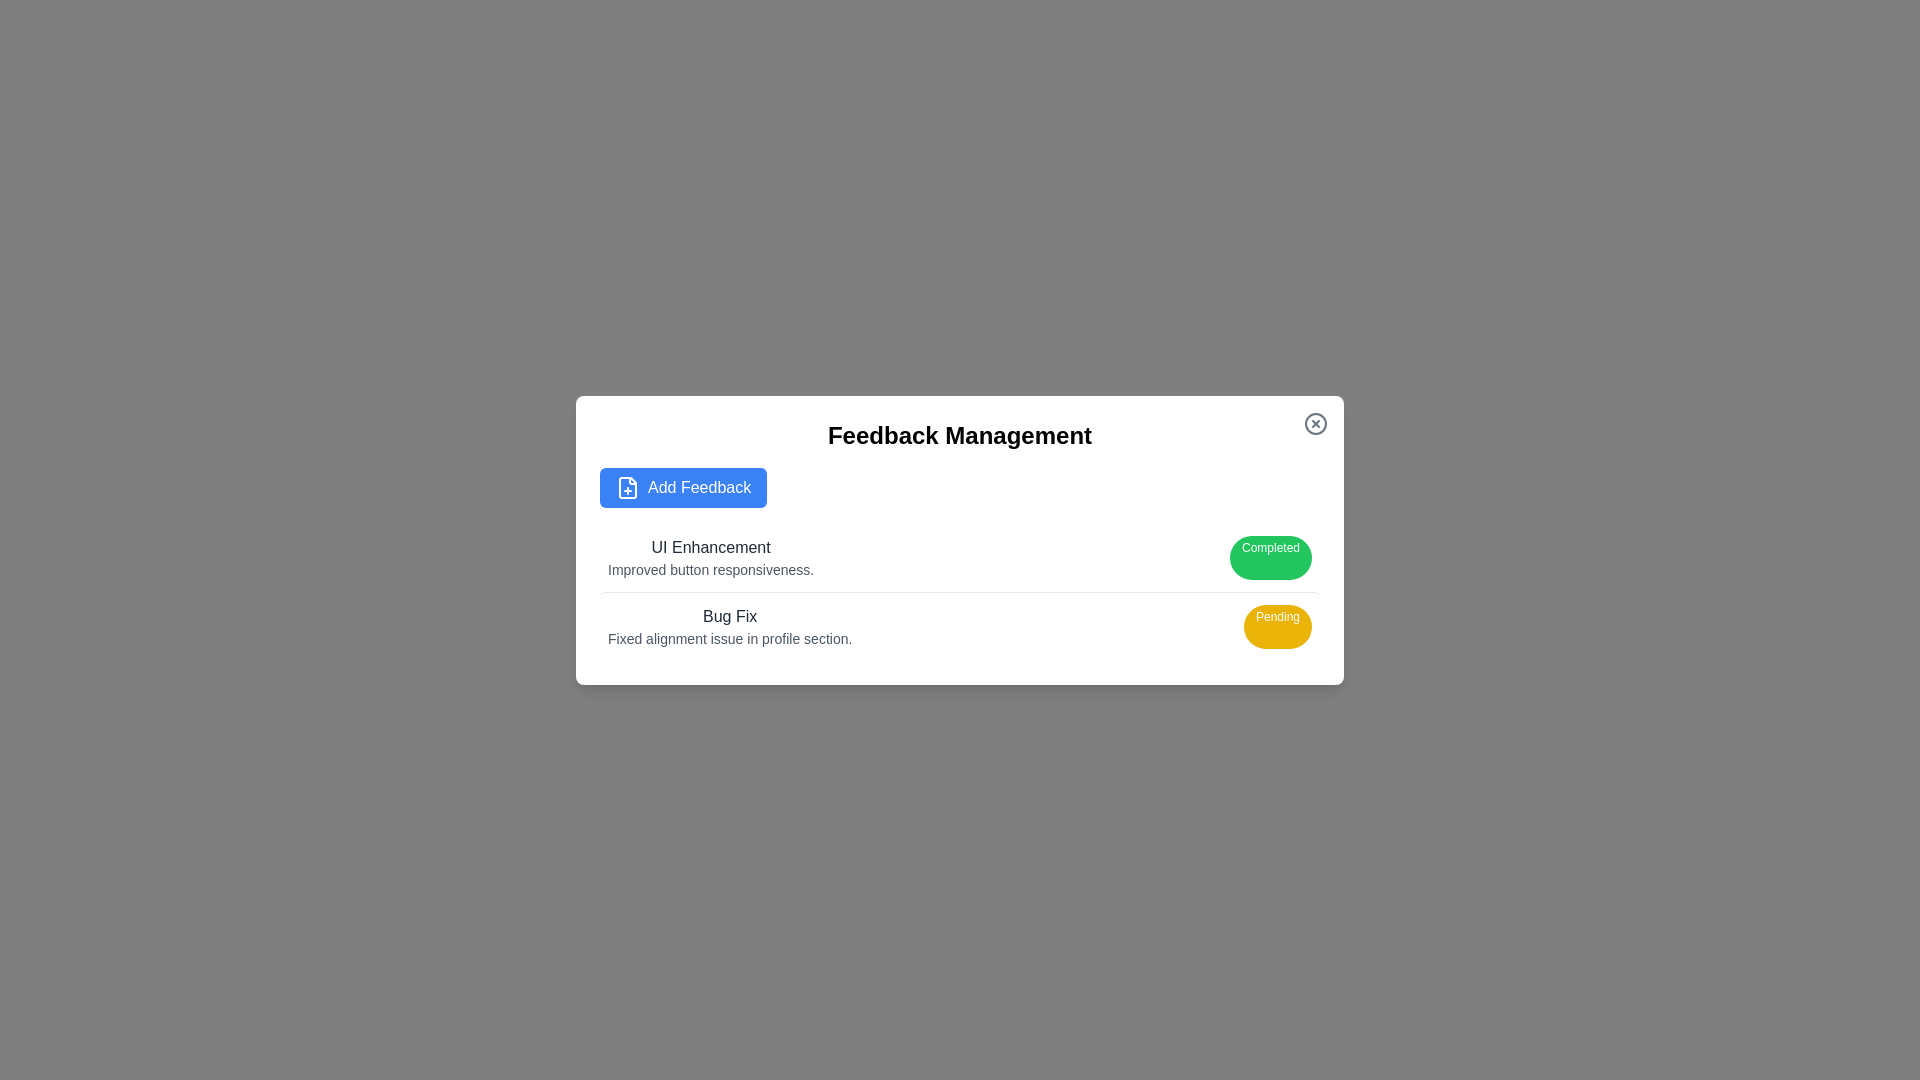  I want to click on the document icon with a plus sign, which is styled with a blue background and is located to the left of the 'Add Feedback' button text, positioned at the top of the feedback management interface, so click(627, 487).